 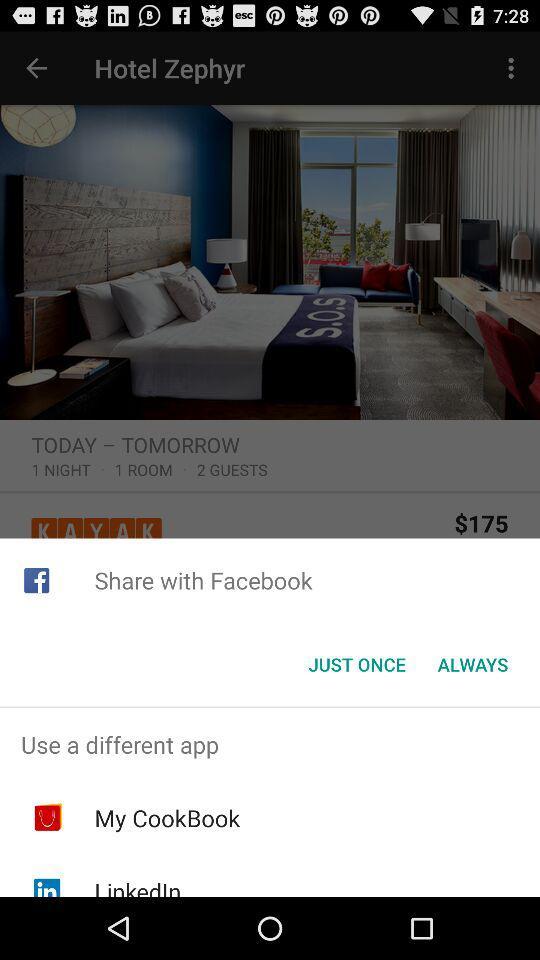 What do you see at coordinates (270, 743) in the screenshot?
I see `the use a different item` at bounding box center [270, 743].